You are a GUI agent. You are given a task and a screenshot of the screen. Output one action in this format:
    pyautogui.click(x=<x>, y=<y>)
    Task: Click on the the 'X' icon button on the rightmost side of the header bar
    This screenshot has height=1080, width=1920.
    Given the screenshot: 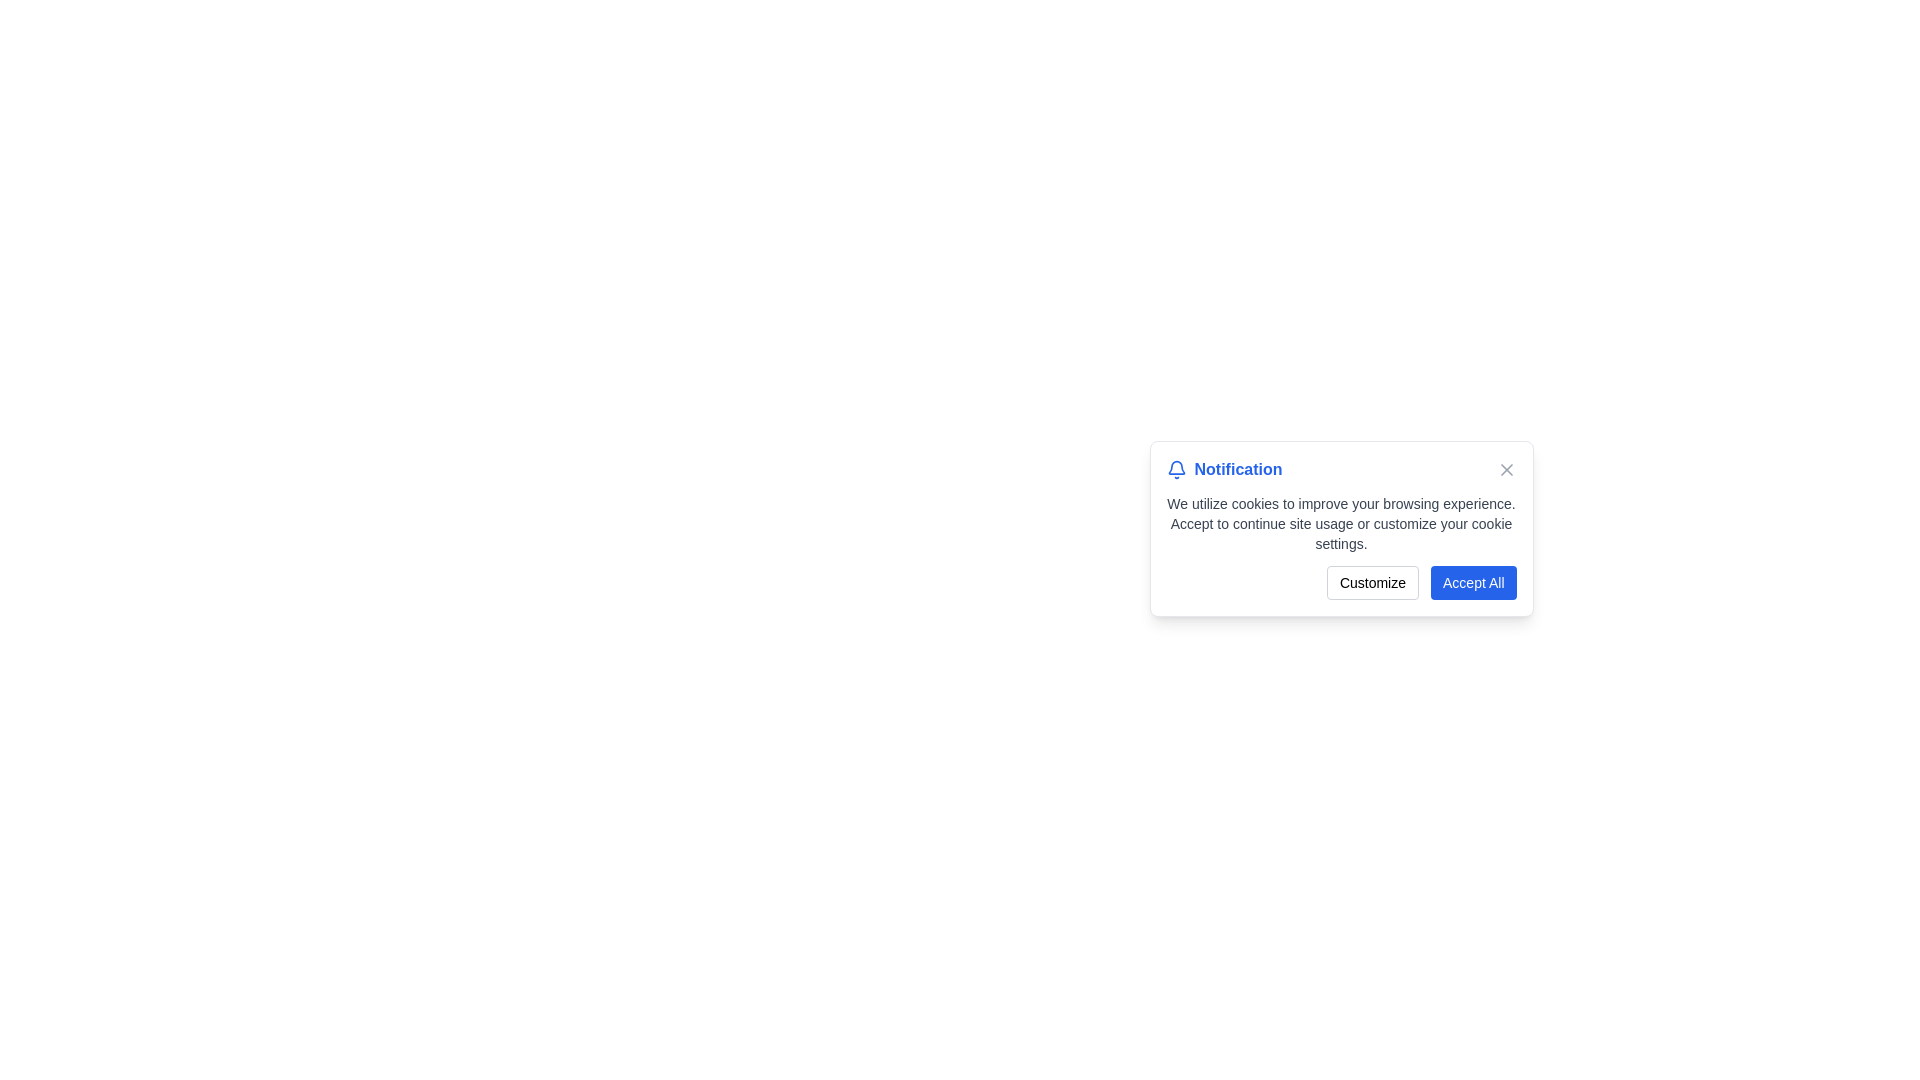 What is the action you would take?
    pyautogui.click(x=1506, y=470)
    